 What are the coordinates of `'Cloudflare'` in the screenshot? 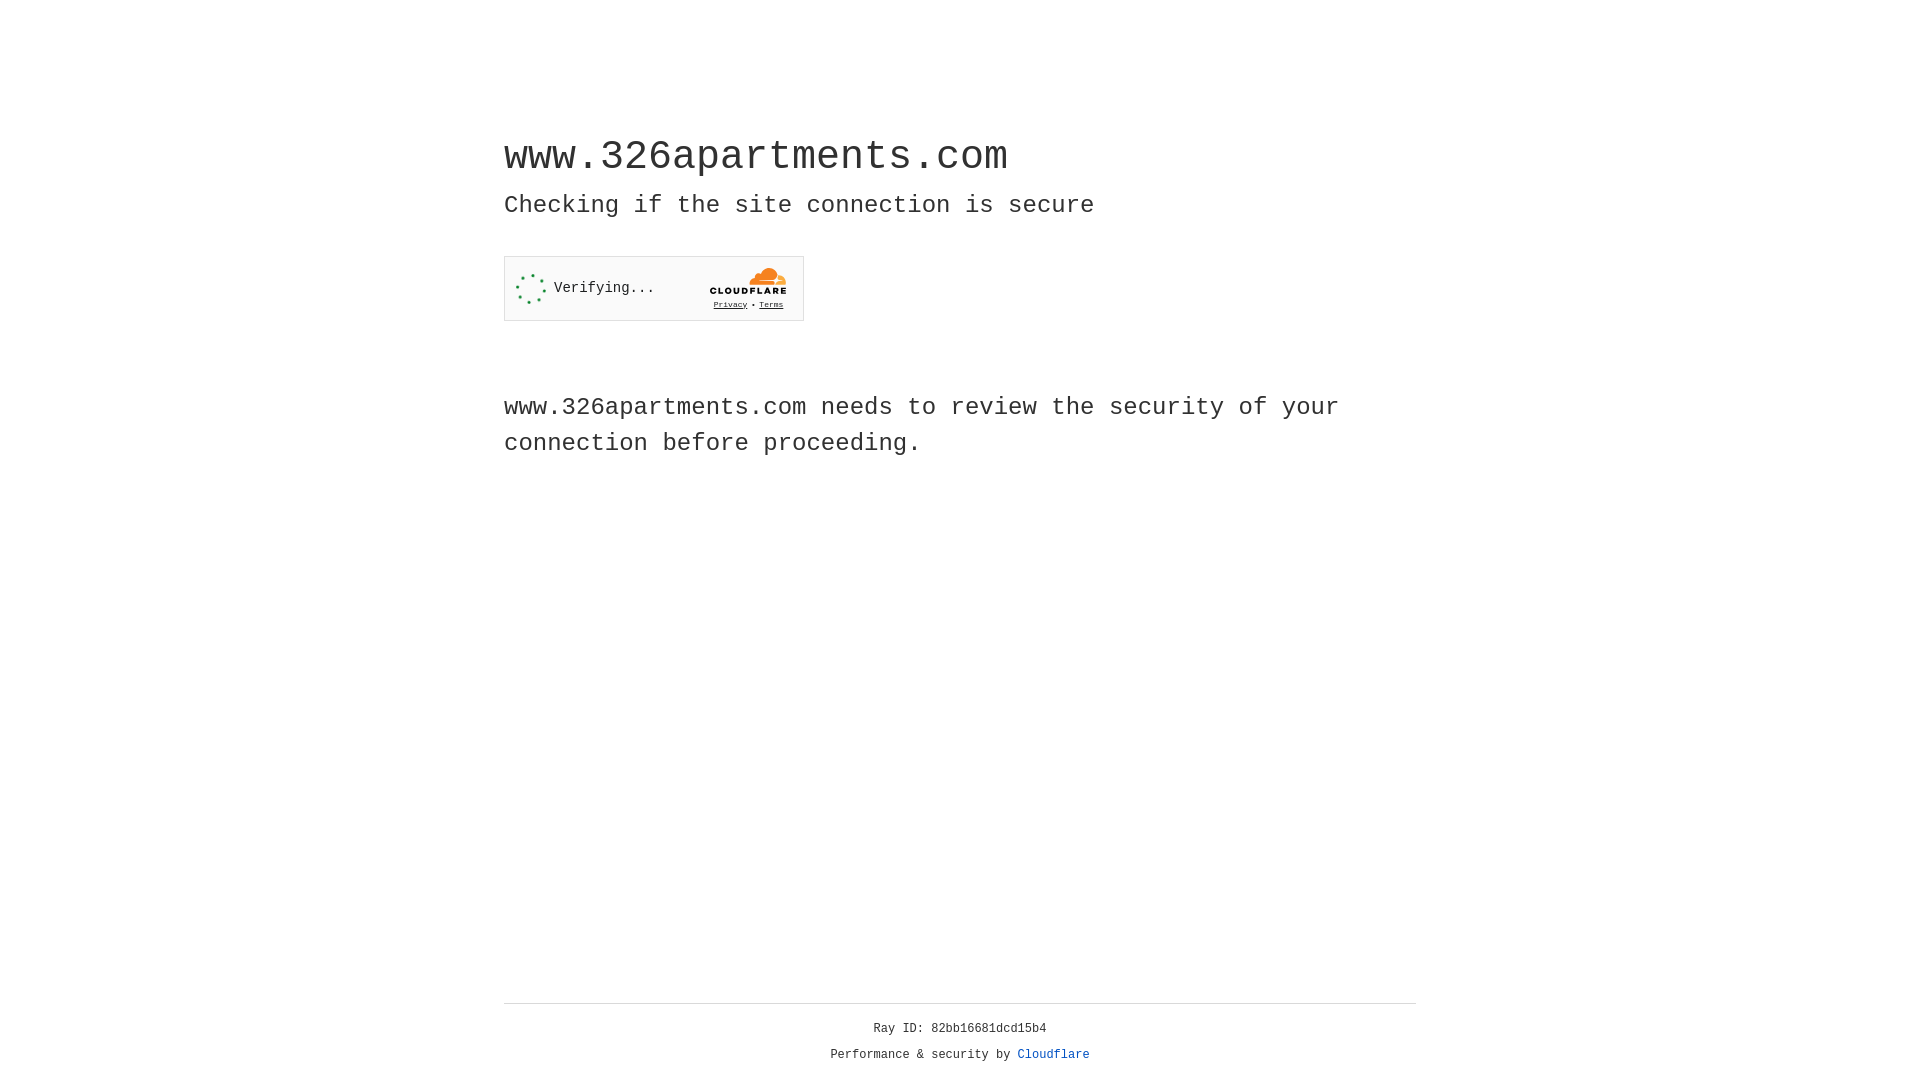 It's located at (1053, 1054).